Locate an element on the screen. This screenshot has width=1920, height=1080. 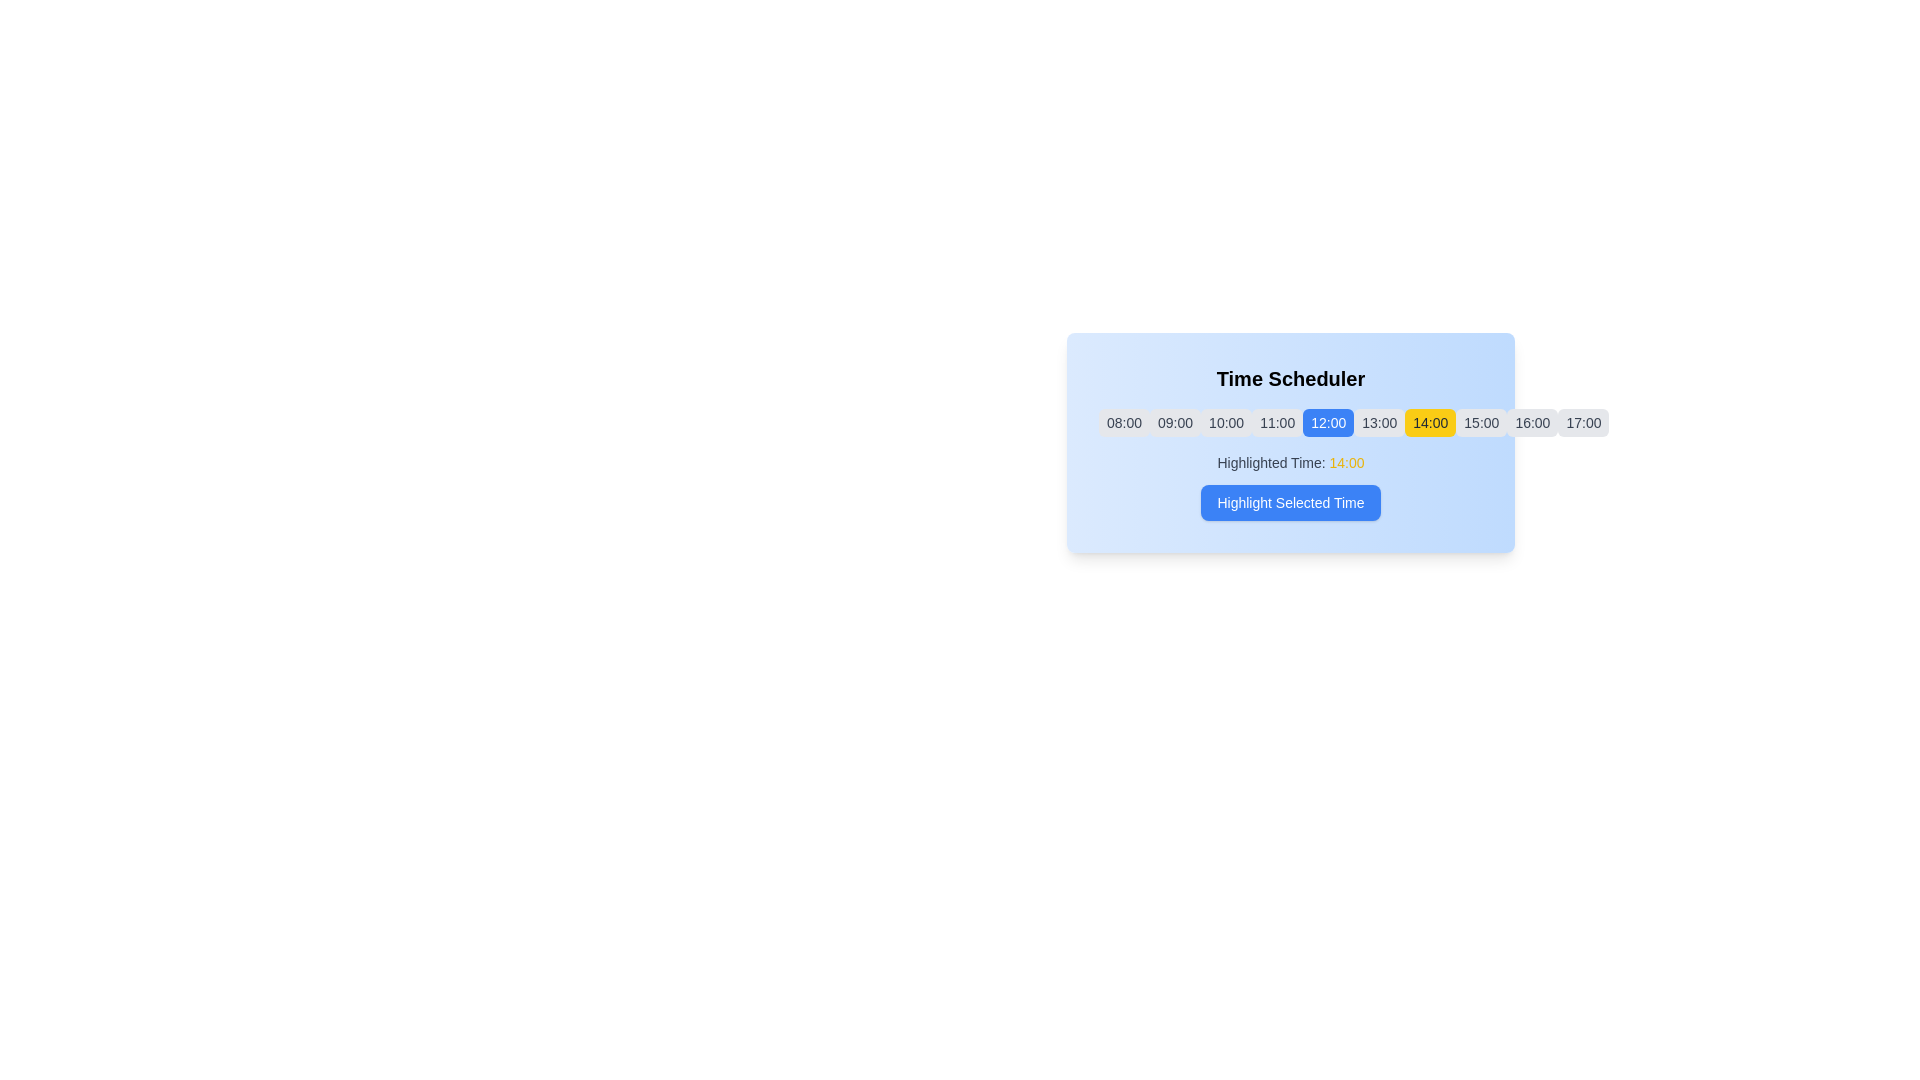
the first time option button labeled '08:00' is located at coordinates (1124, 422).